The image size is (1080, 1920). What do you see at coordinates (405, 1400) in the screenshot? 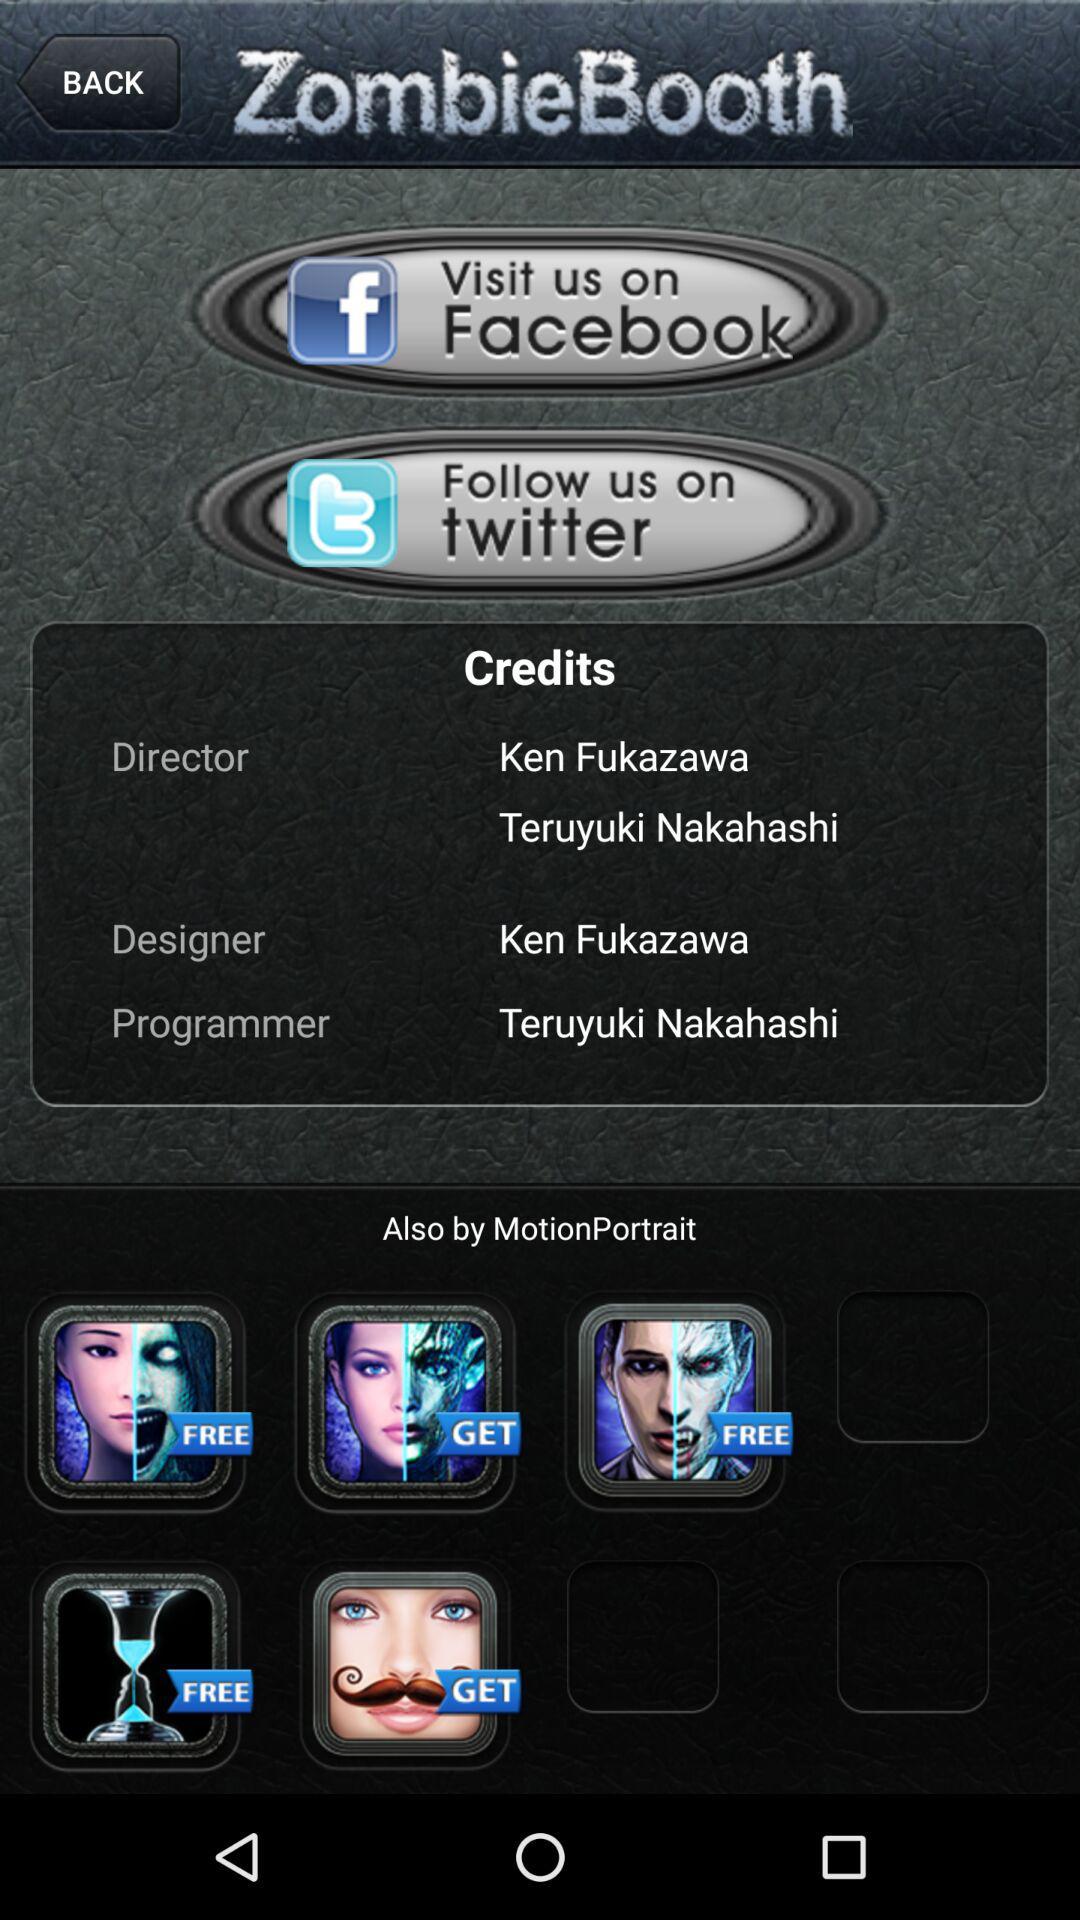
I see `choose zombie profile` at bounding box center [405, 1400].